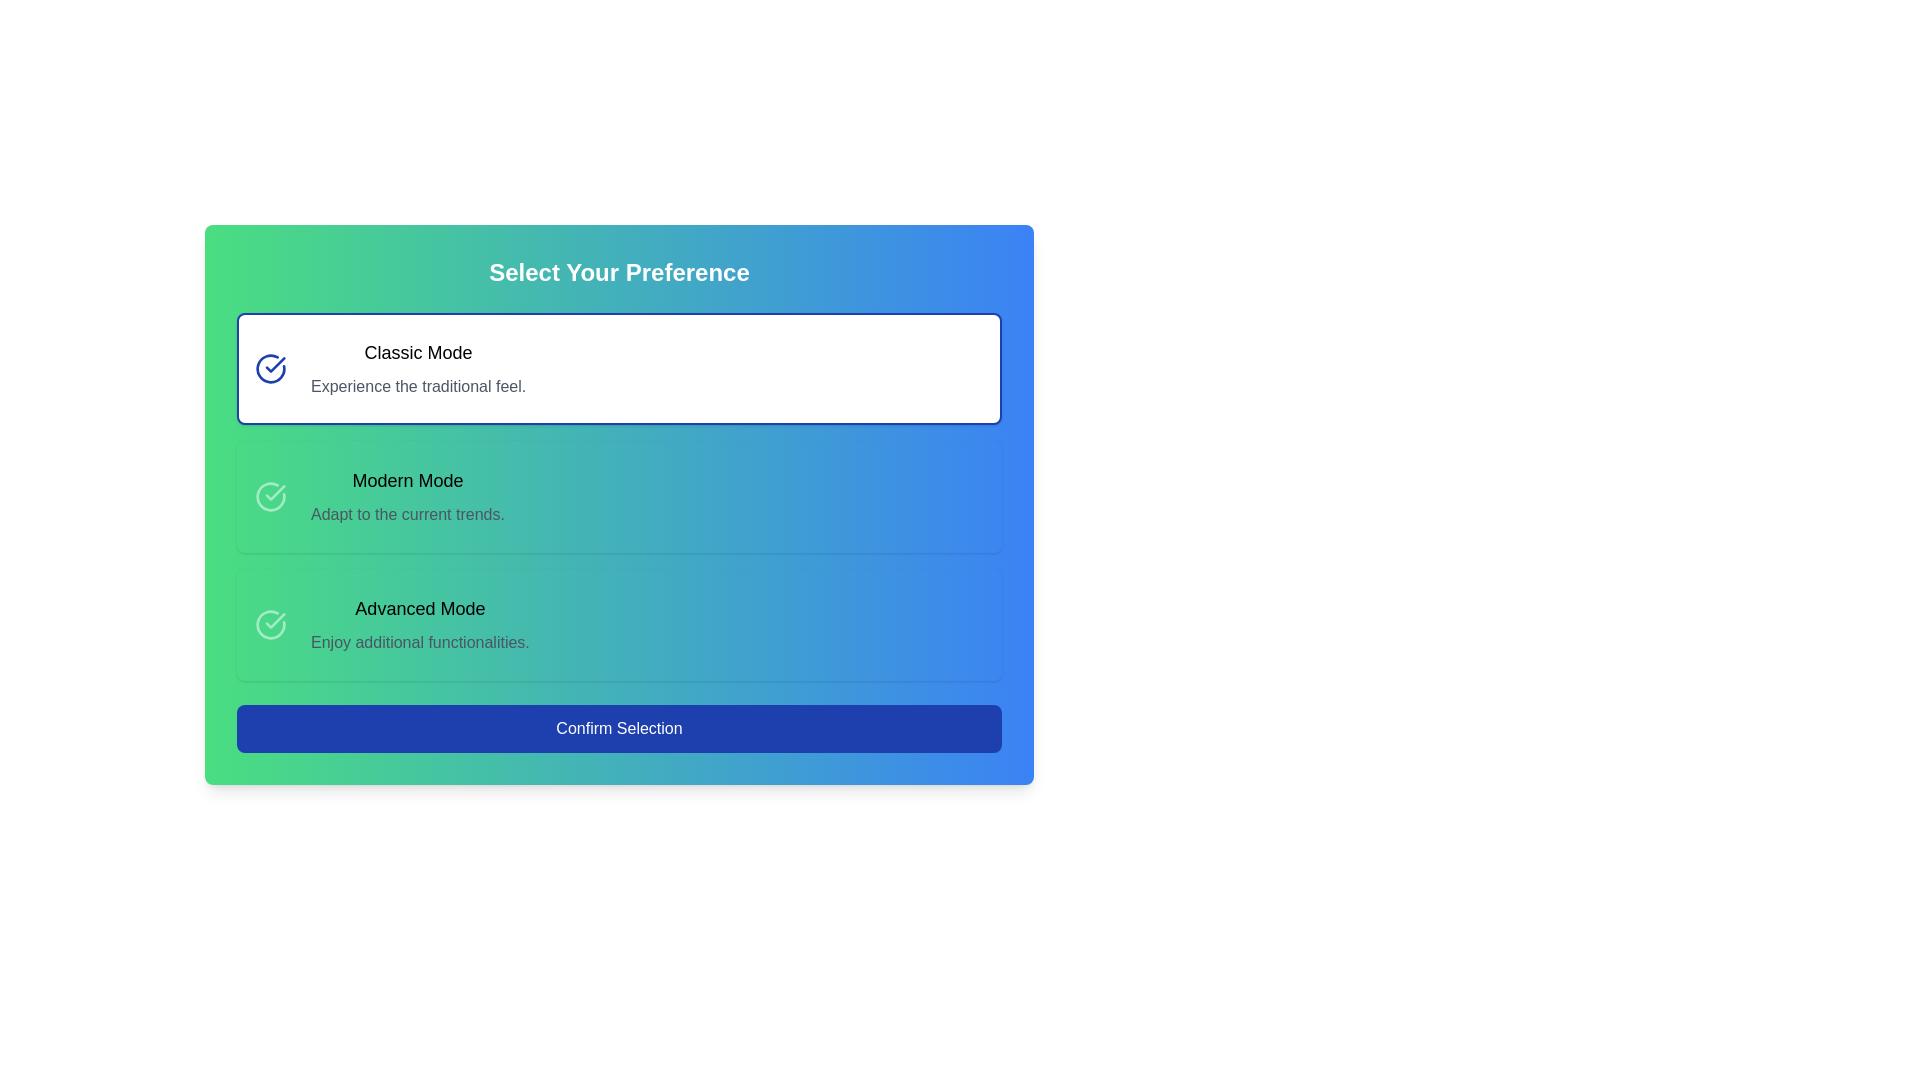 The width and height of the screenshot is (1920, 1080). What do you see at coordinates (419, 623) in the screenshot?
I see `textual description of the 'Advanced Mode' text block which is styled with a bold font and contains the subtitle 'Enjoy additional functionalities.'` at bounding box center [419, 623].